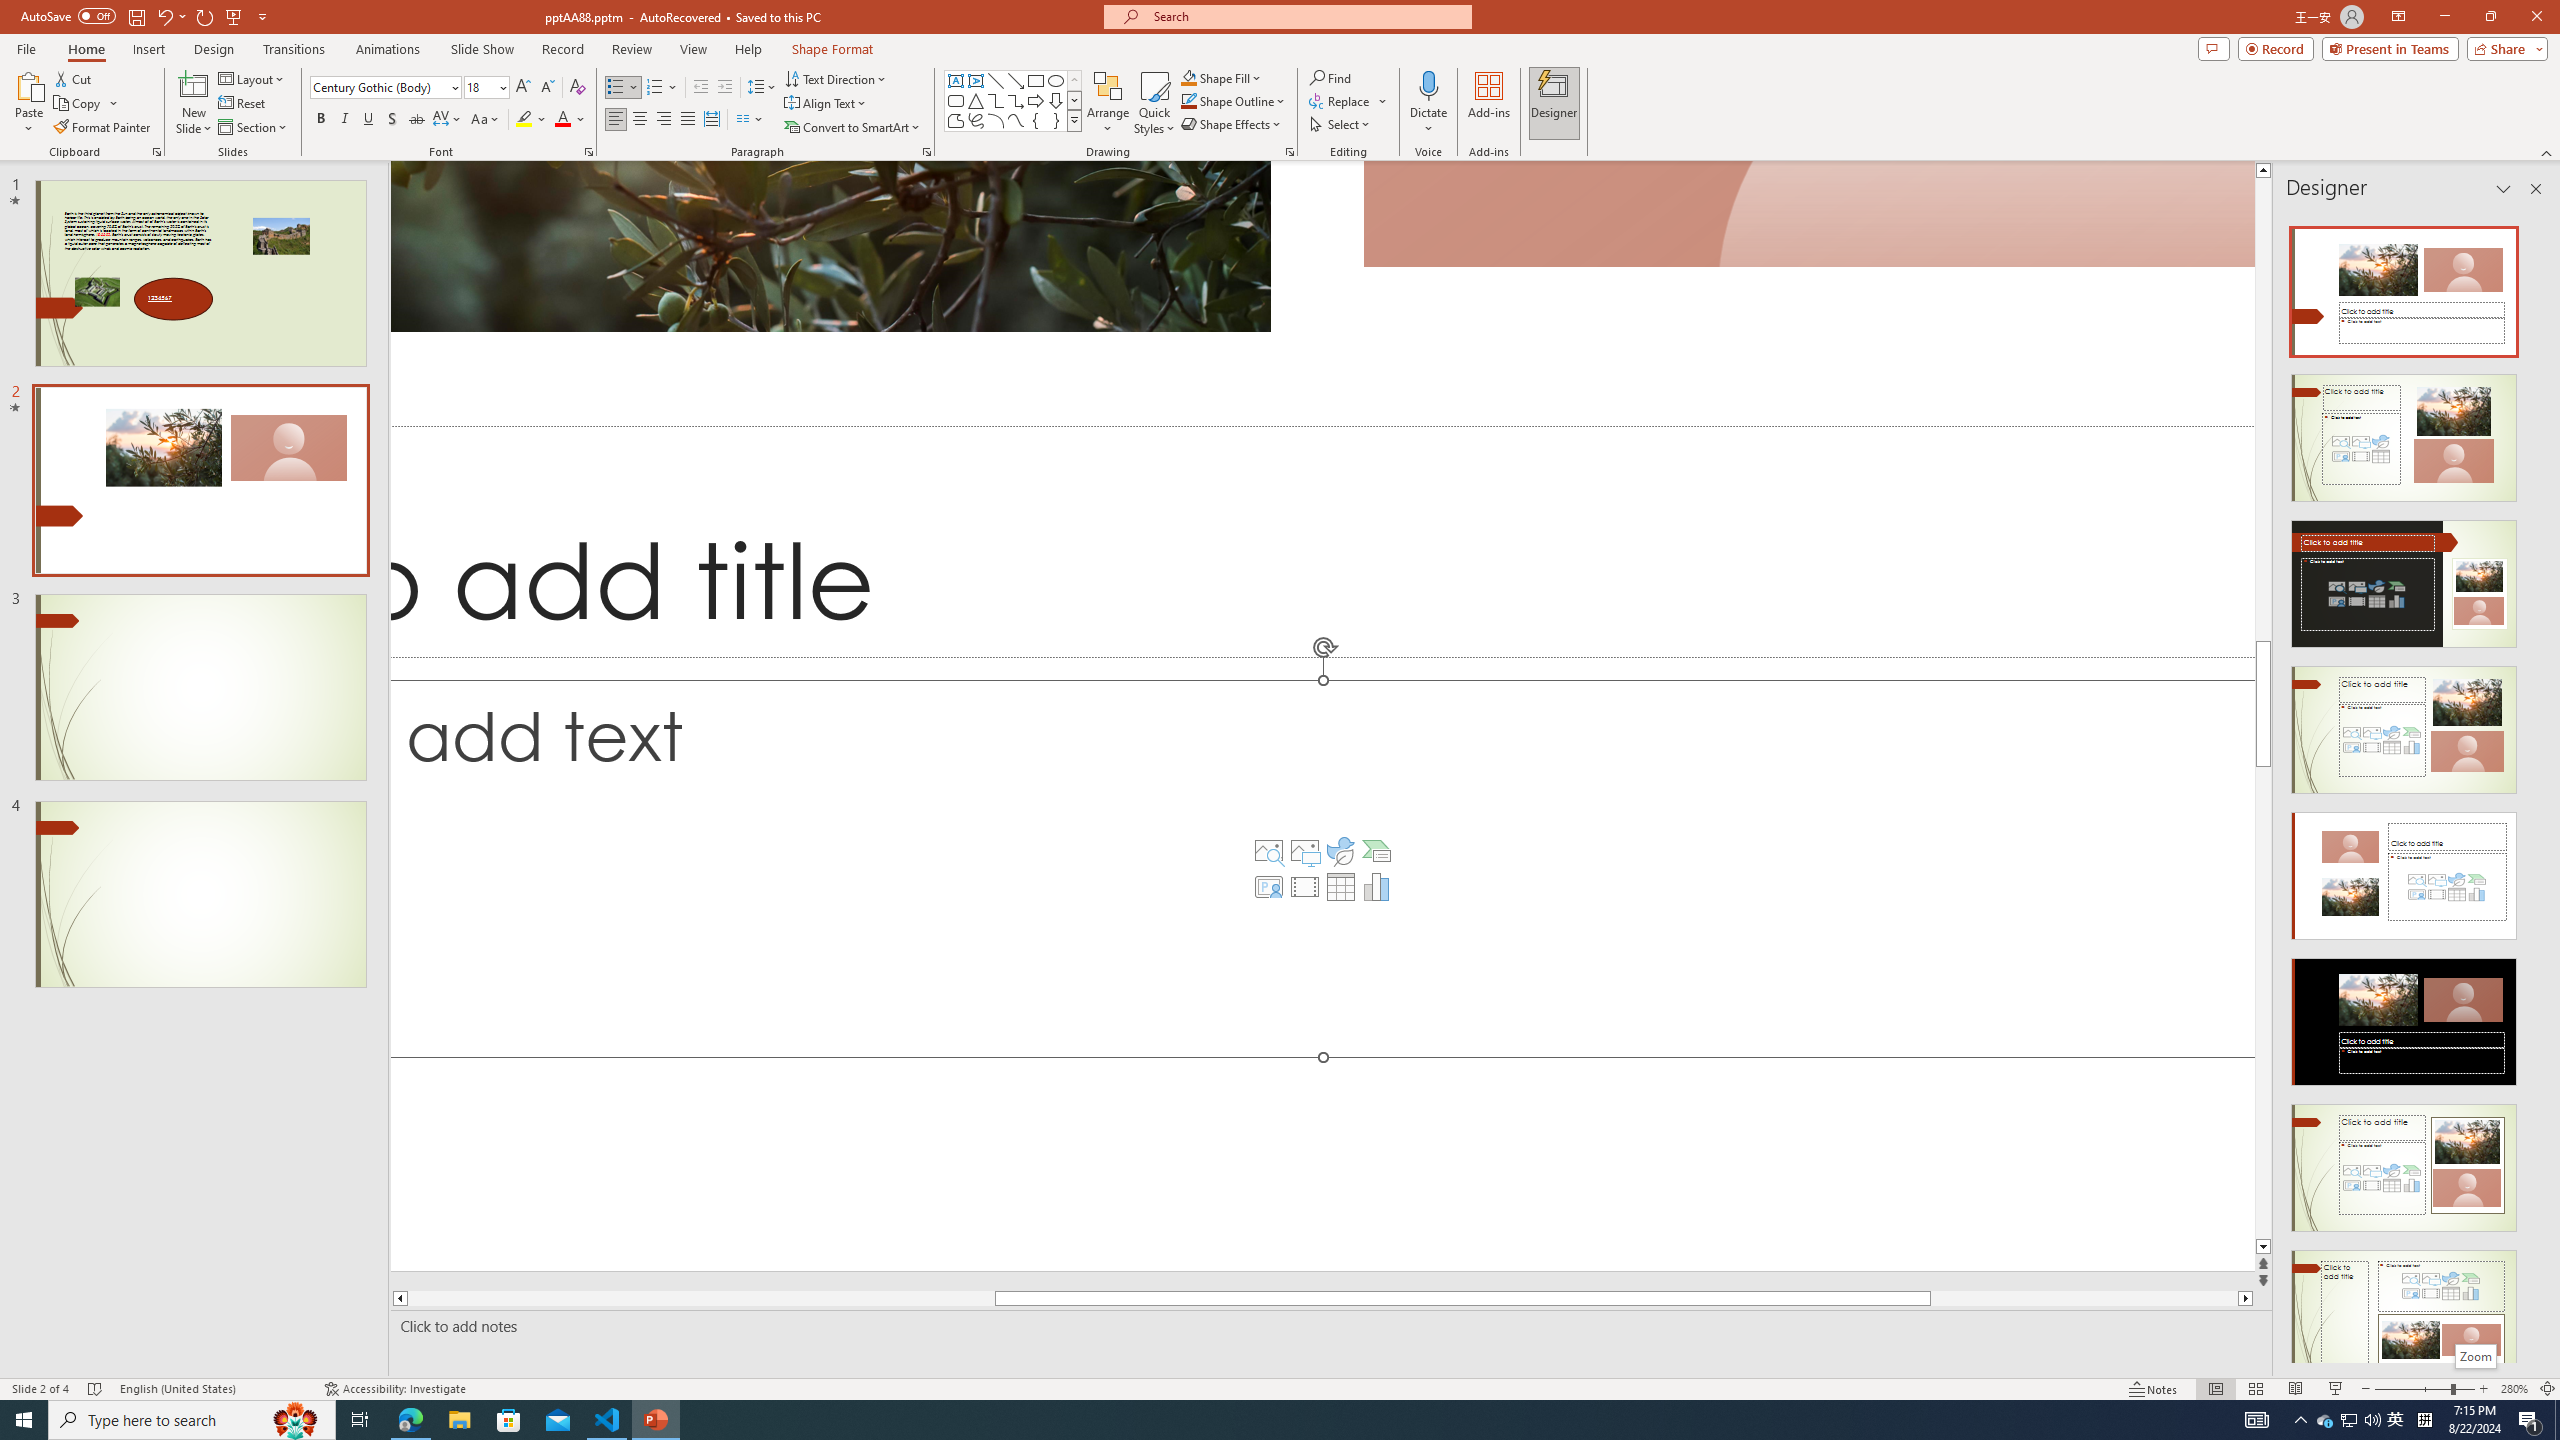 This screenshot has width=2560, height=1440. What do you see at coordinates (2390, 47) in the screenshot?
I see `'Present in Teams'` at bounding box center [2390, 47].